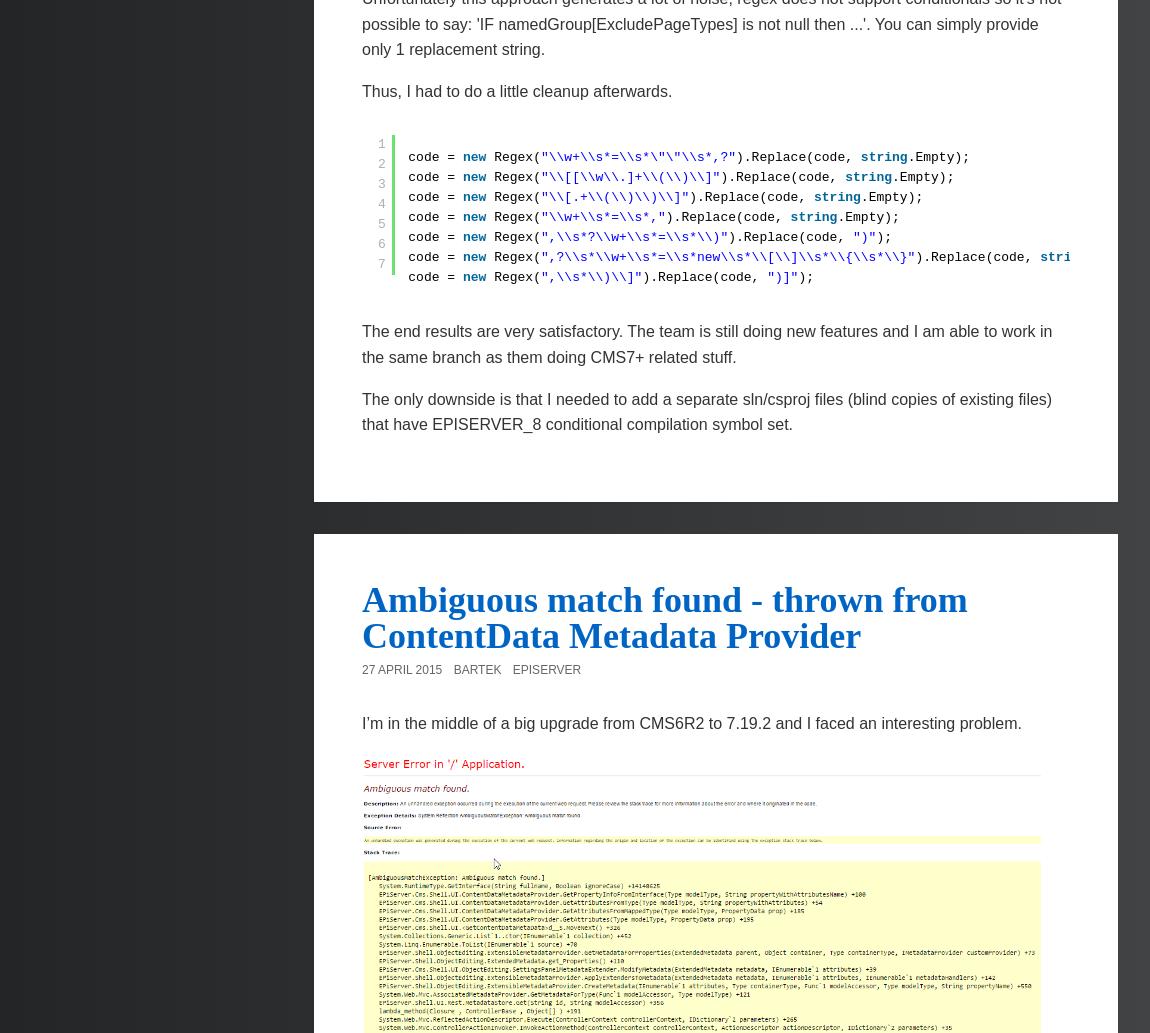 This screenshot has width=1150, height=1033. Describe the element at coordinates (851, 236) in the screenshot. I see `'")"'` at that location.